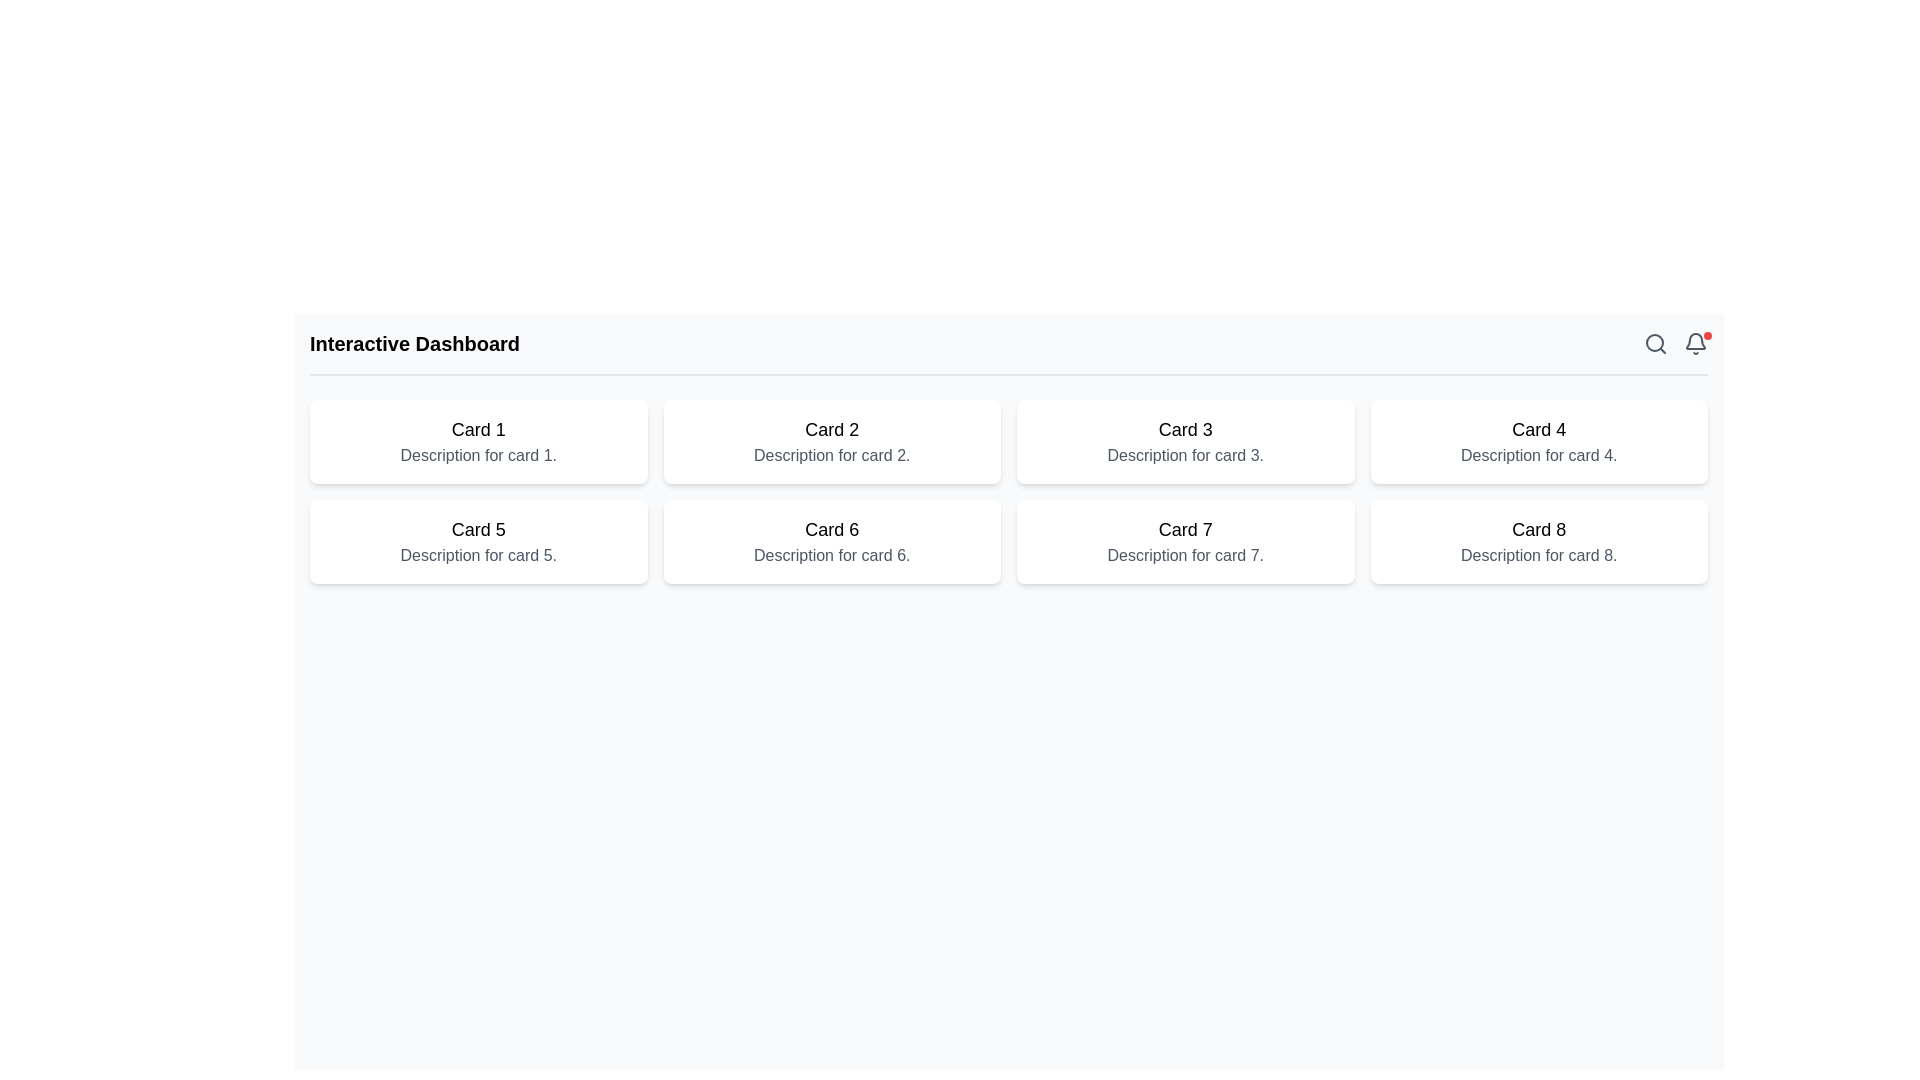  What do you see at coordinates (477, 455) in the screenshot?
I see `the text label reading 'Description for card 1.' which is styled in light gray and located below the heading 'Card 1' within the card box` at bounding box center [477, 455].